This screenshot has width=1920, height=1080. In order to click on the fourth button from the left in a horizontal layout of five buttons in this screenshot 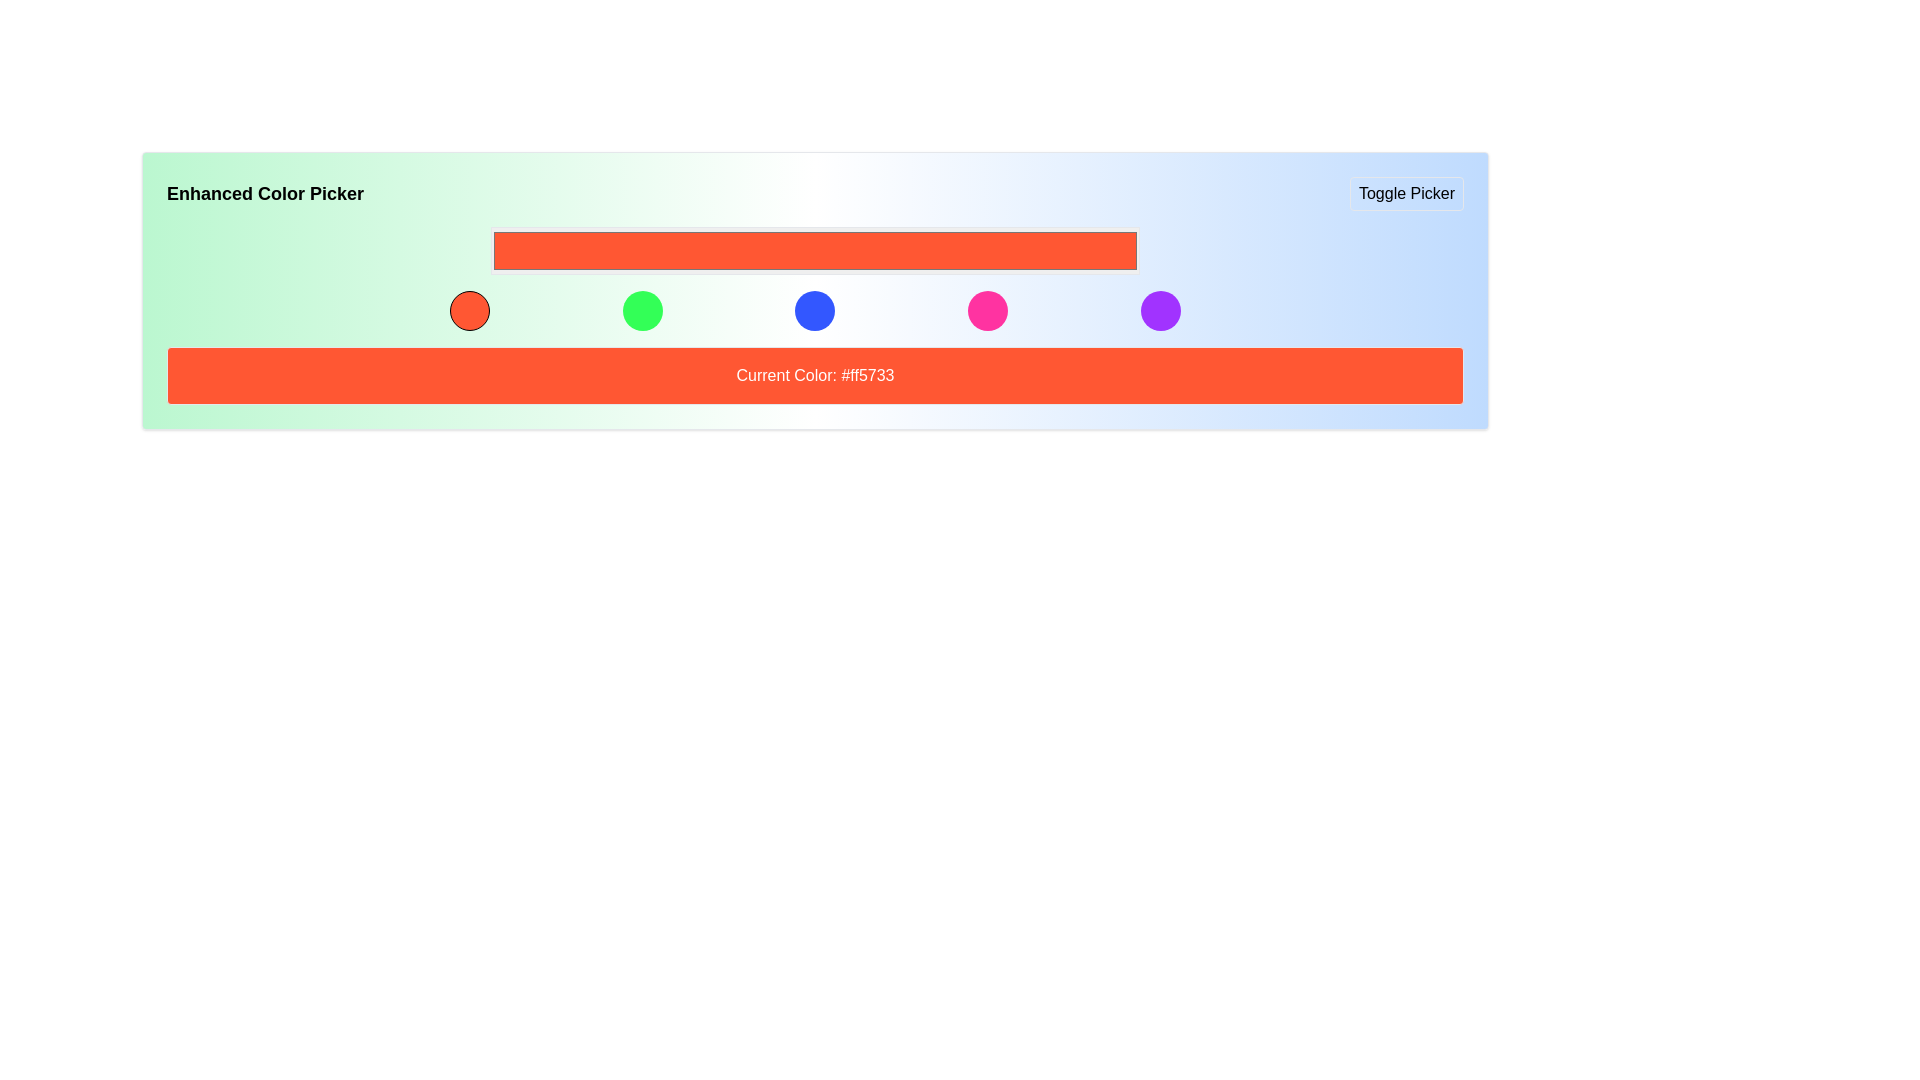, I will do `click(988, 311)`.